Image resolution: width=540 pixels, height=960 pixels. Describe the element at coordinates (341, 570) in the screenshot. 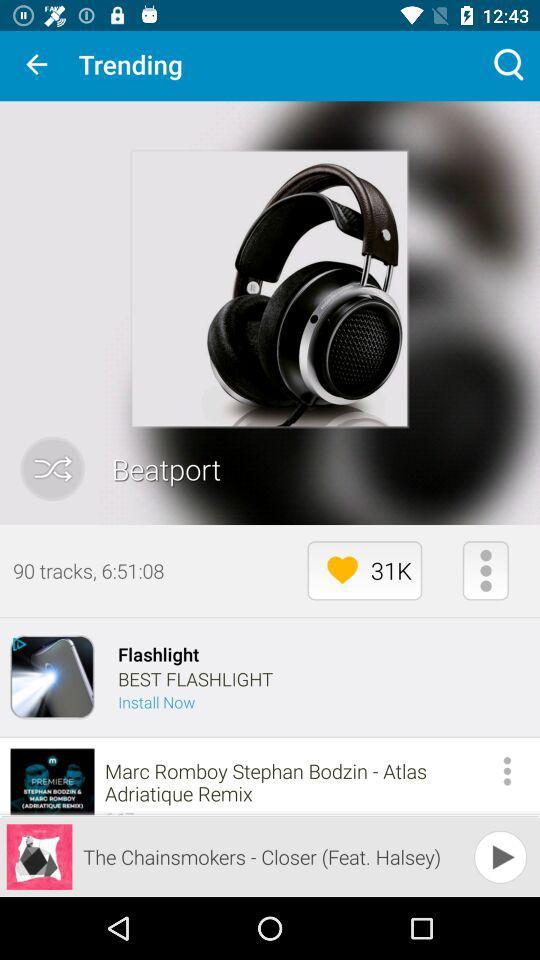

I see `the favorite icon` at that location.